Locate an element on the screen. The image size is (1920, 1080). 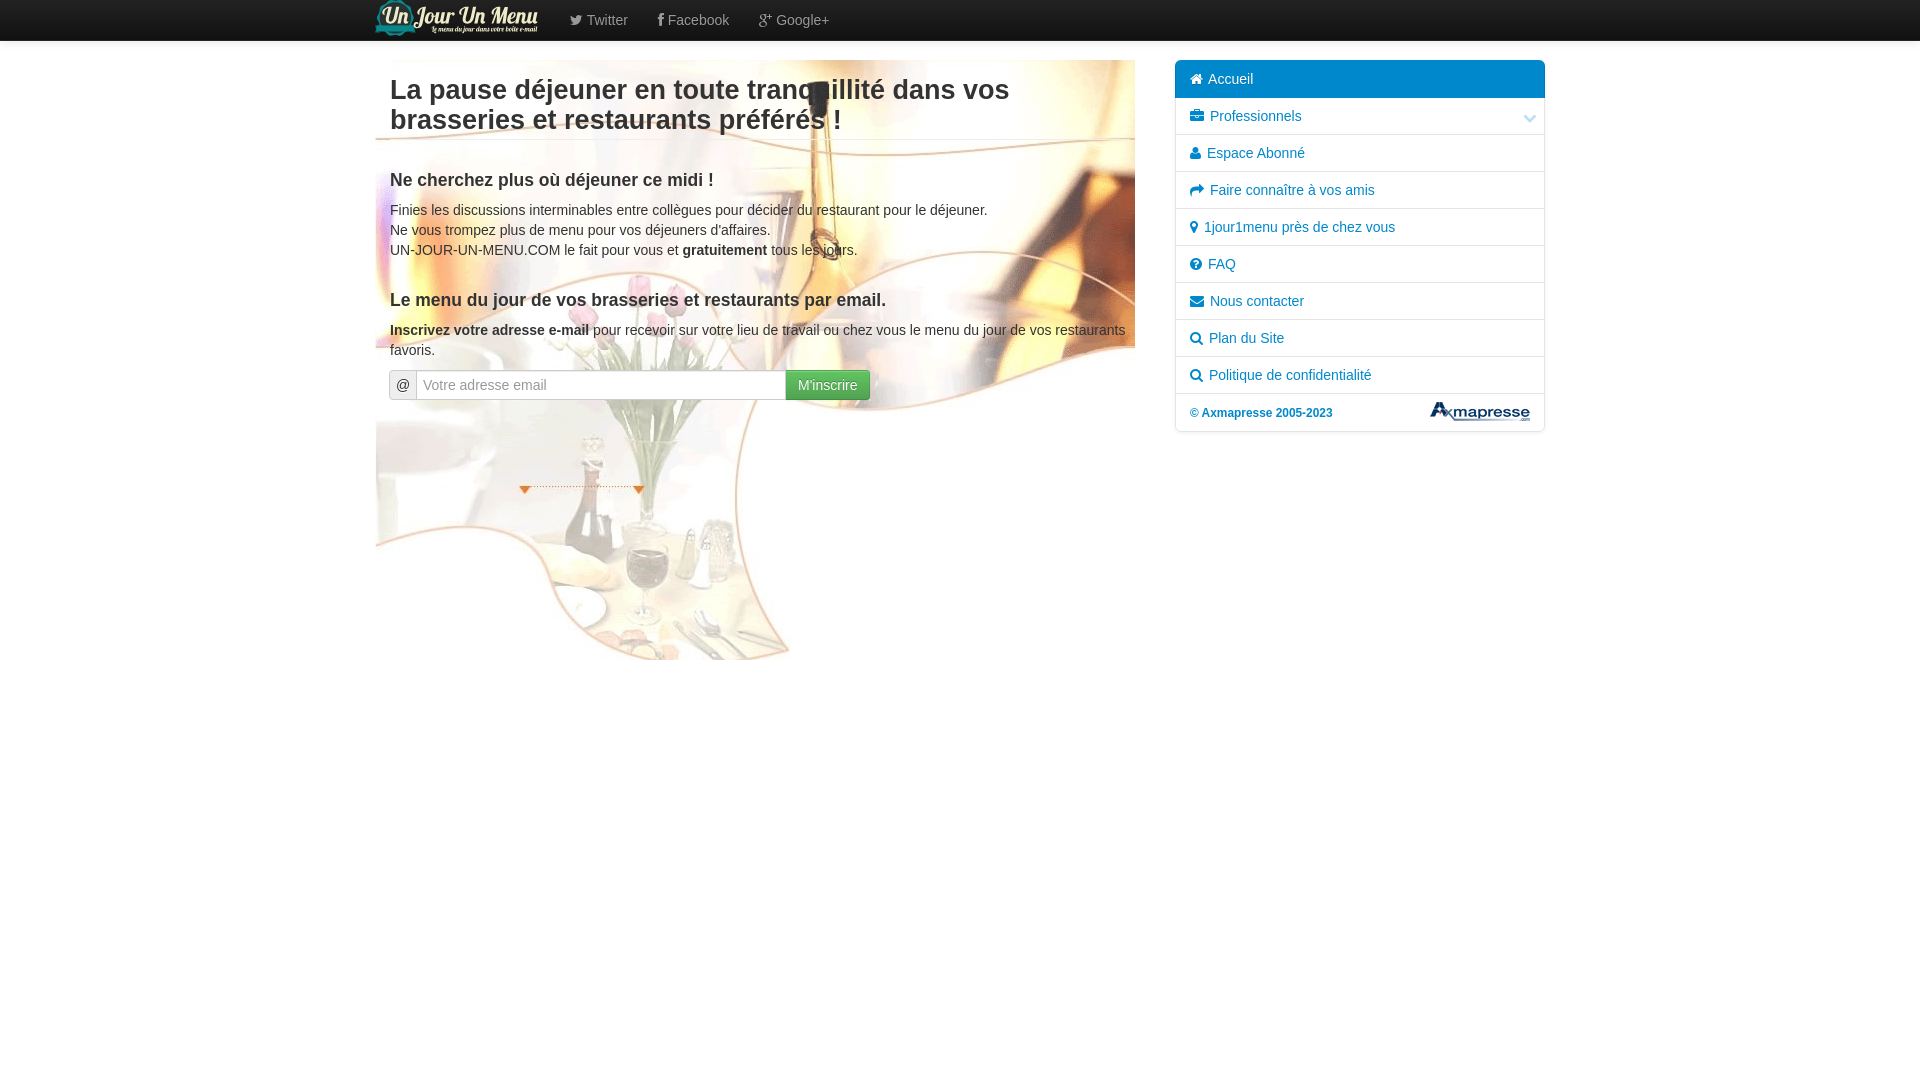
'Facebook' is located at coordinates (693, 19).